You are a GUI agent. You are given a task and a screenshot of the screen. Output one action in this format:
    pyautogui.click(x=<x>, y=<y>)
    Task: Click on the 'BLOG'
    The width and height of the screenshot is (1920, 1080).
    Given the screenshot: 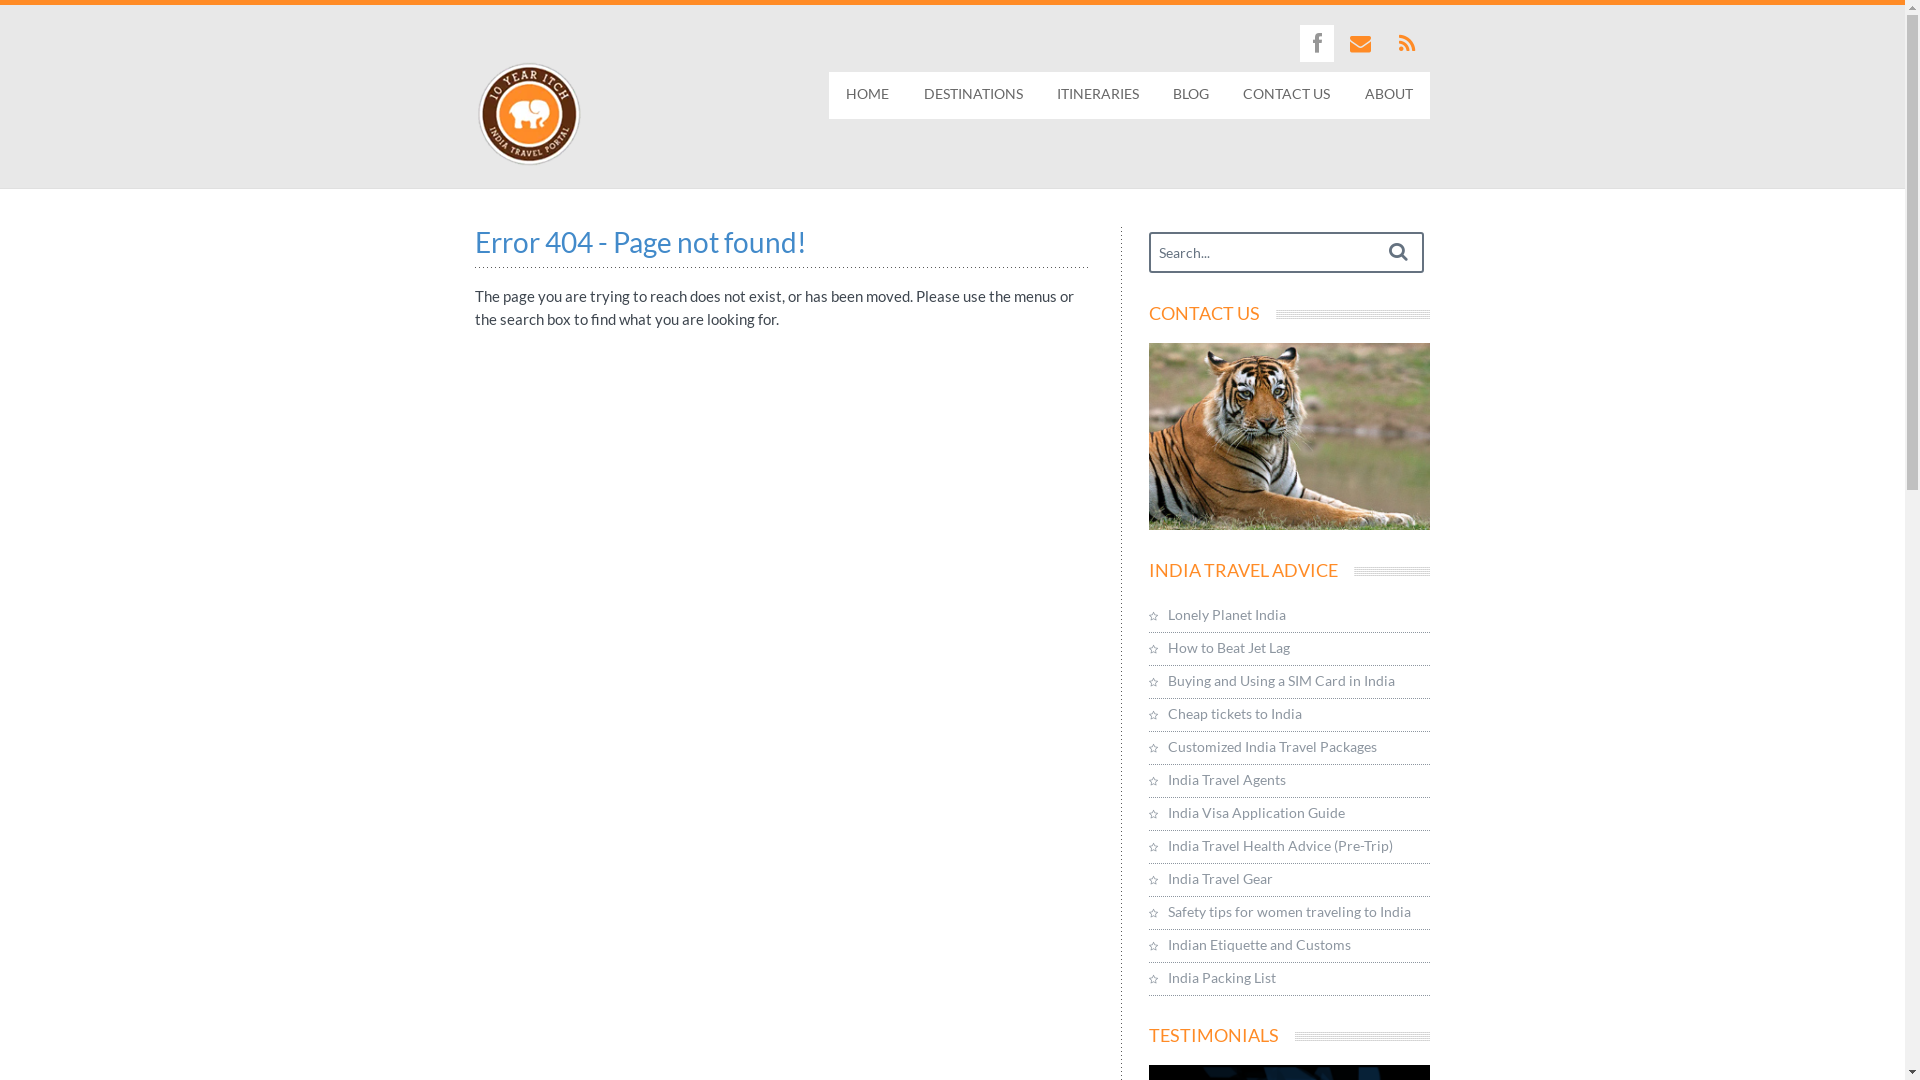 What is the action you would take?
    pyautogui.click(x=1190, y=95)
    